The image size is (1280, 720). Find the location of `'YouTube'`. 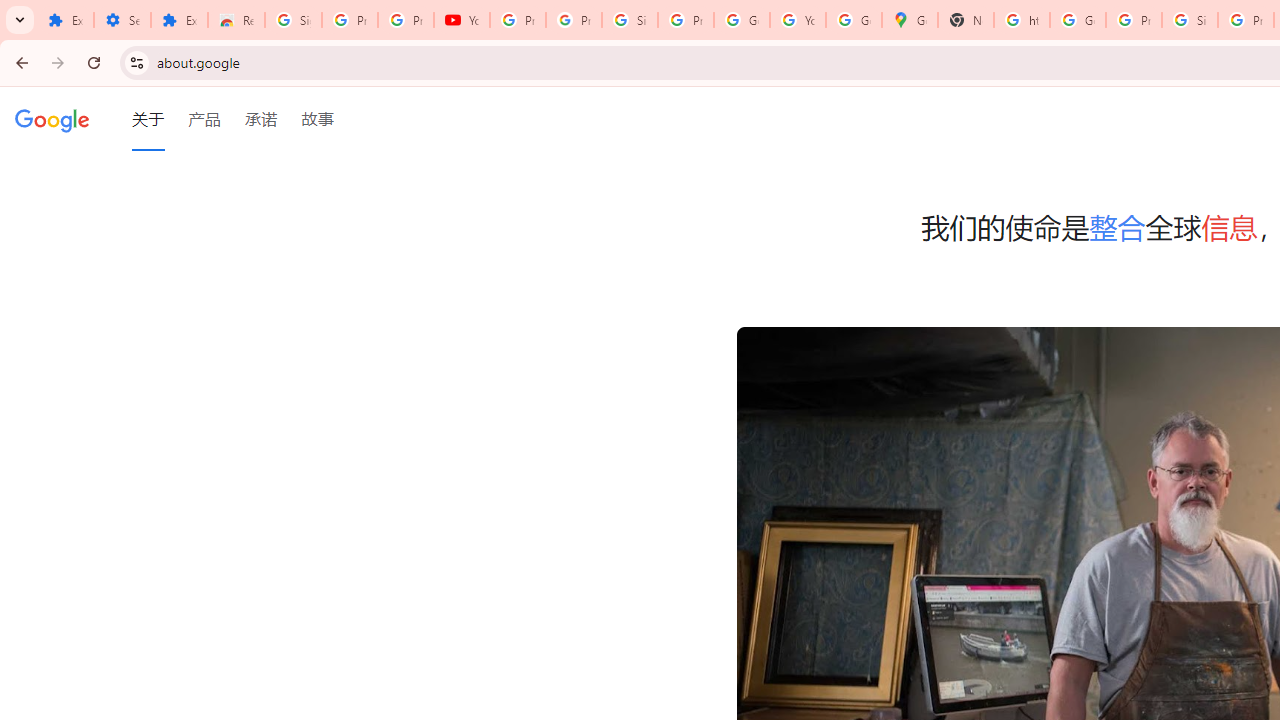

'YouTube' is located at coordinates (461, 20).